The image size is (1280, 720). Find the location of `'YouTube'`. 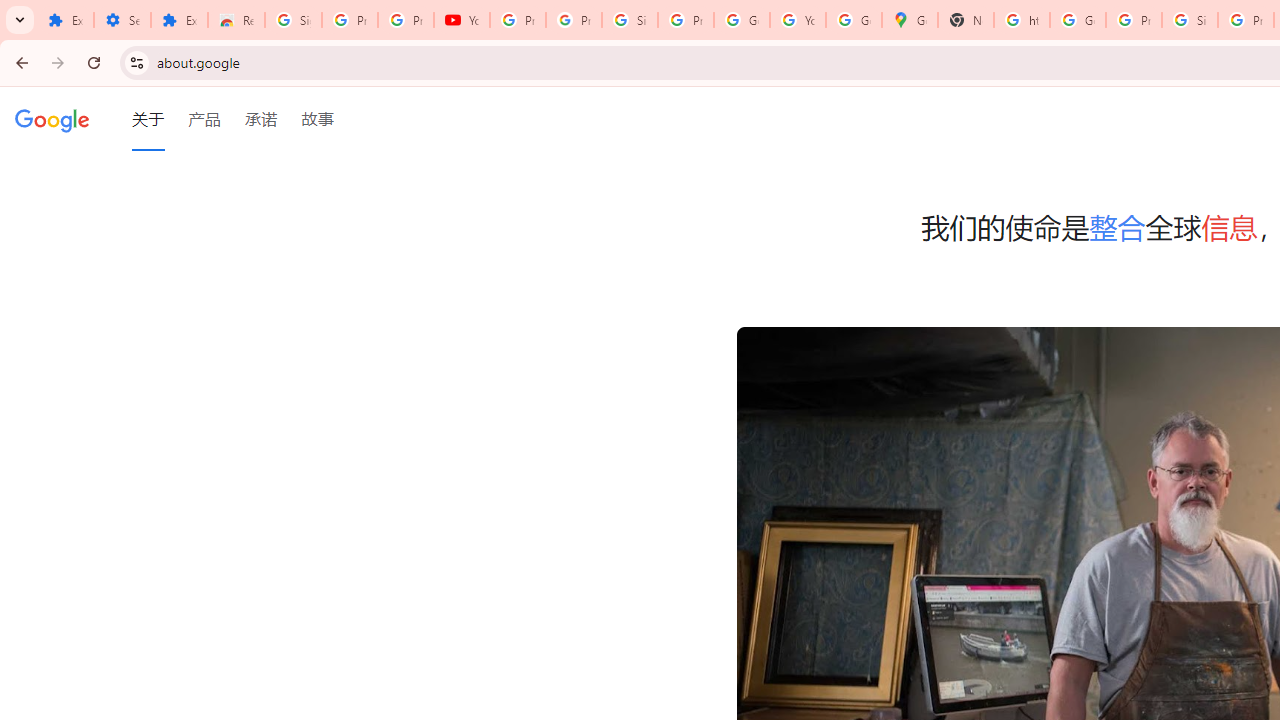

'YouTube' is located at coordinates (461, 20).